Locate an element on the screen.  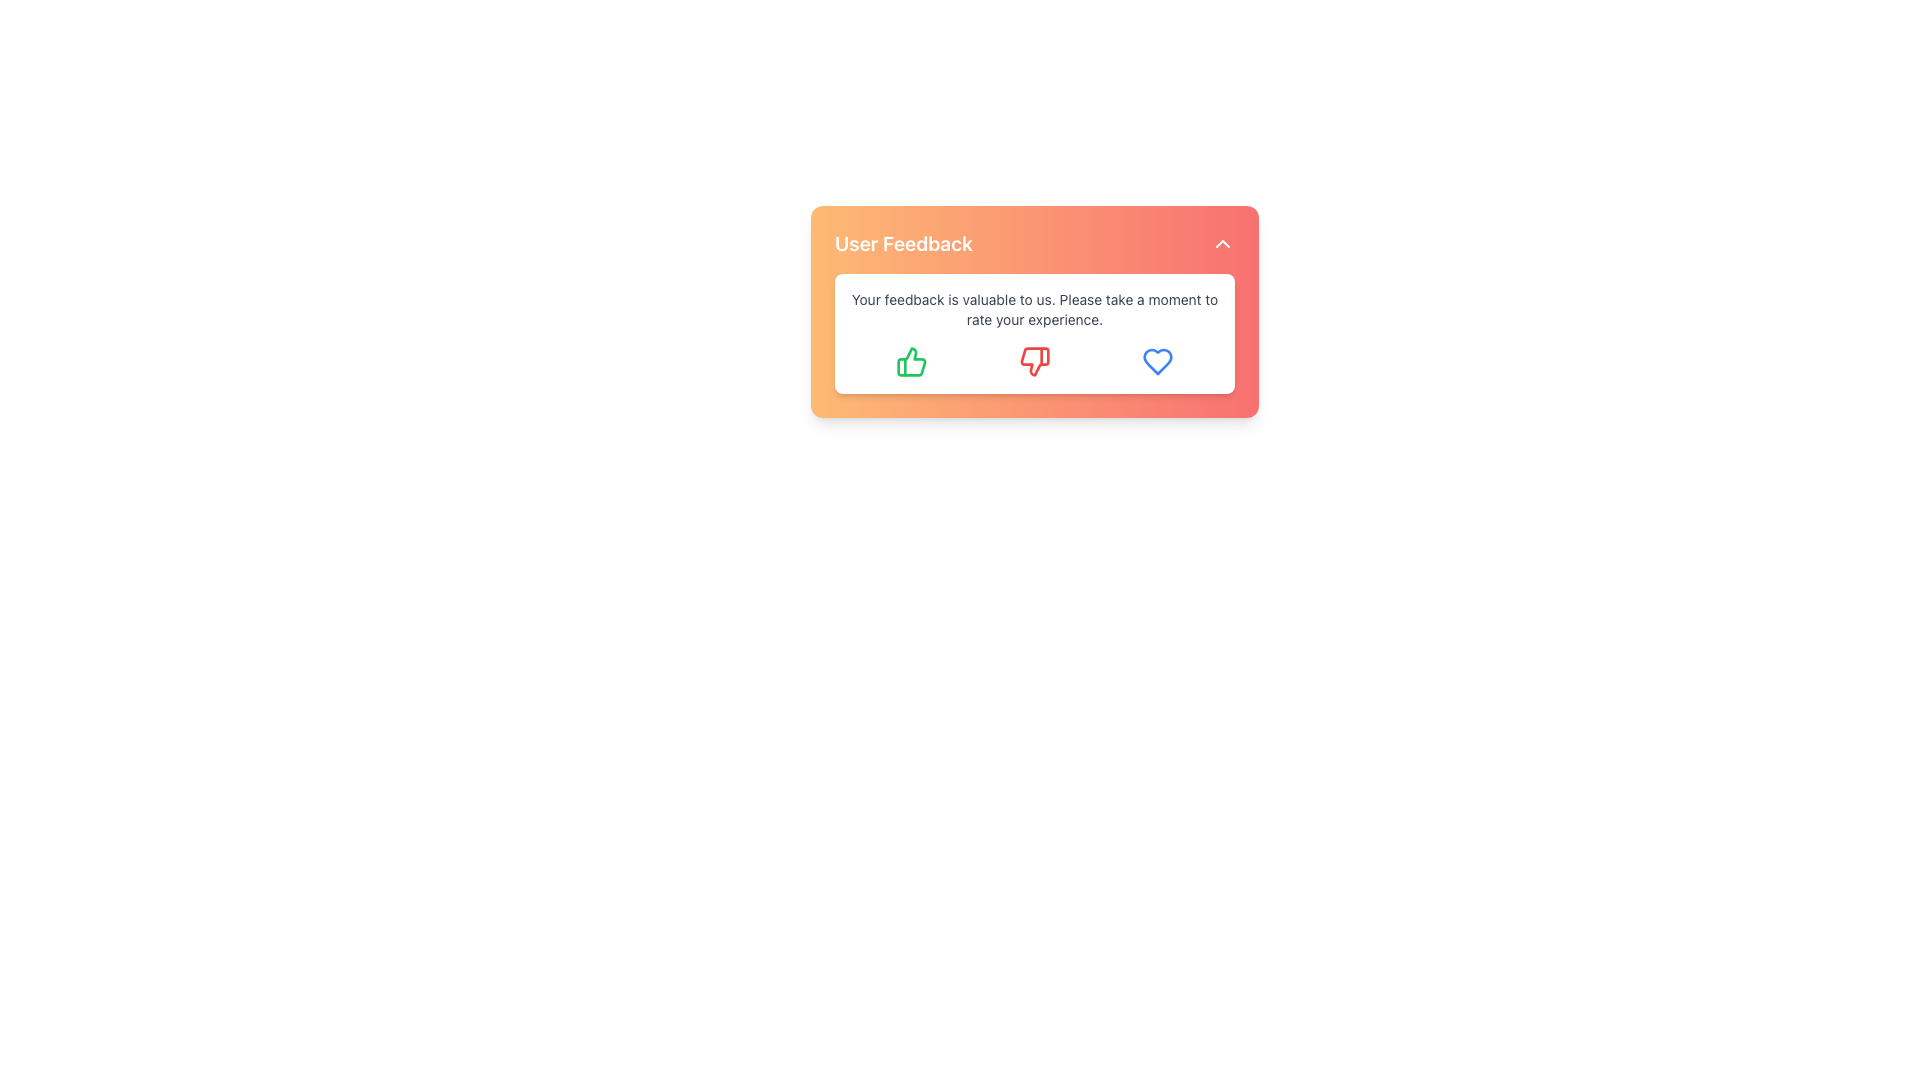
the upward-pointing chevron icon located in the top-right corner of the 'User Feedback' card is located at coordinates (1222, 242).